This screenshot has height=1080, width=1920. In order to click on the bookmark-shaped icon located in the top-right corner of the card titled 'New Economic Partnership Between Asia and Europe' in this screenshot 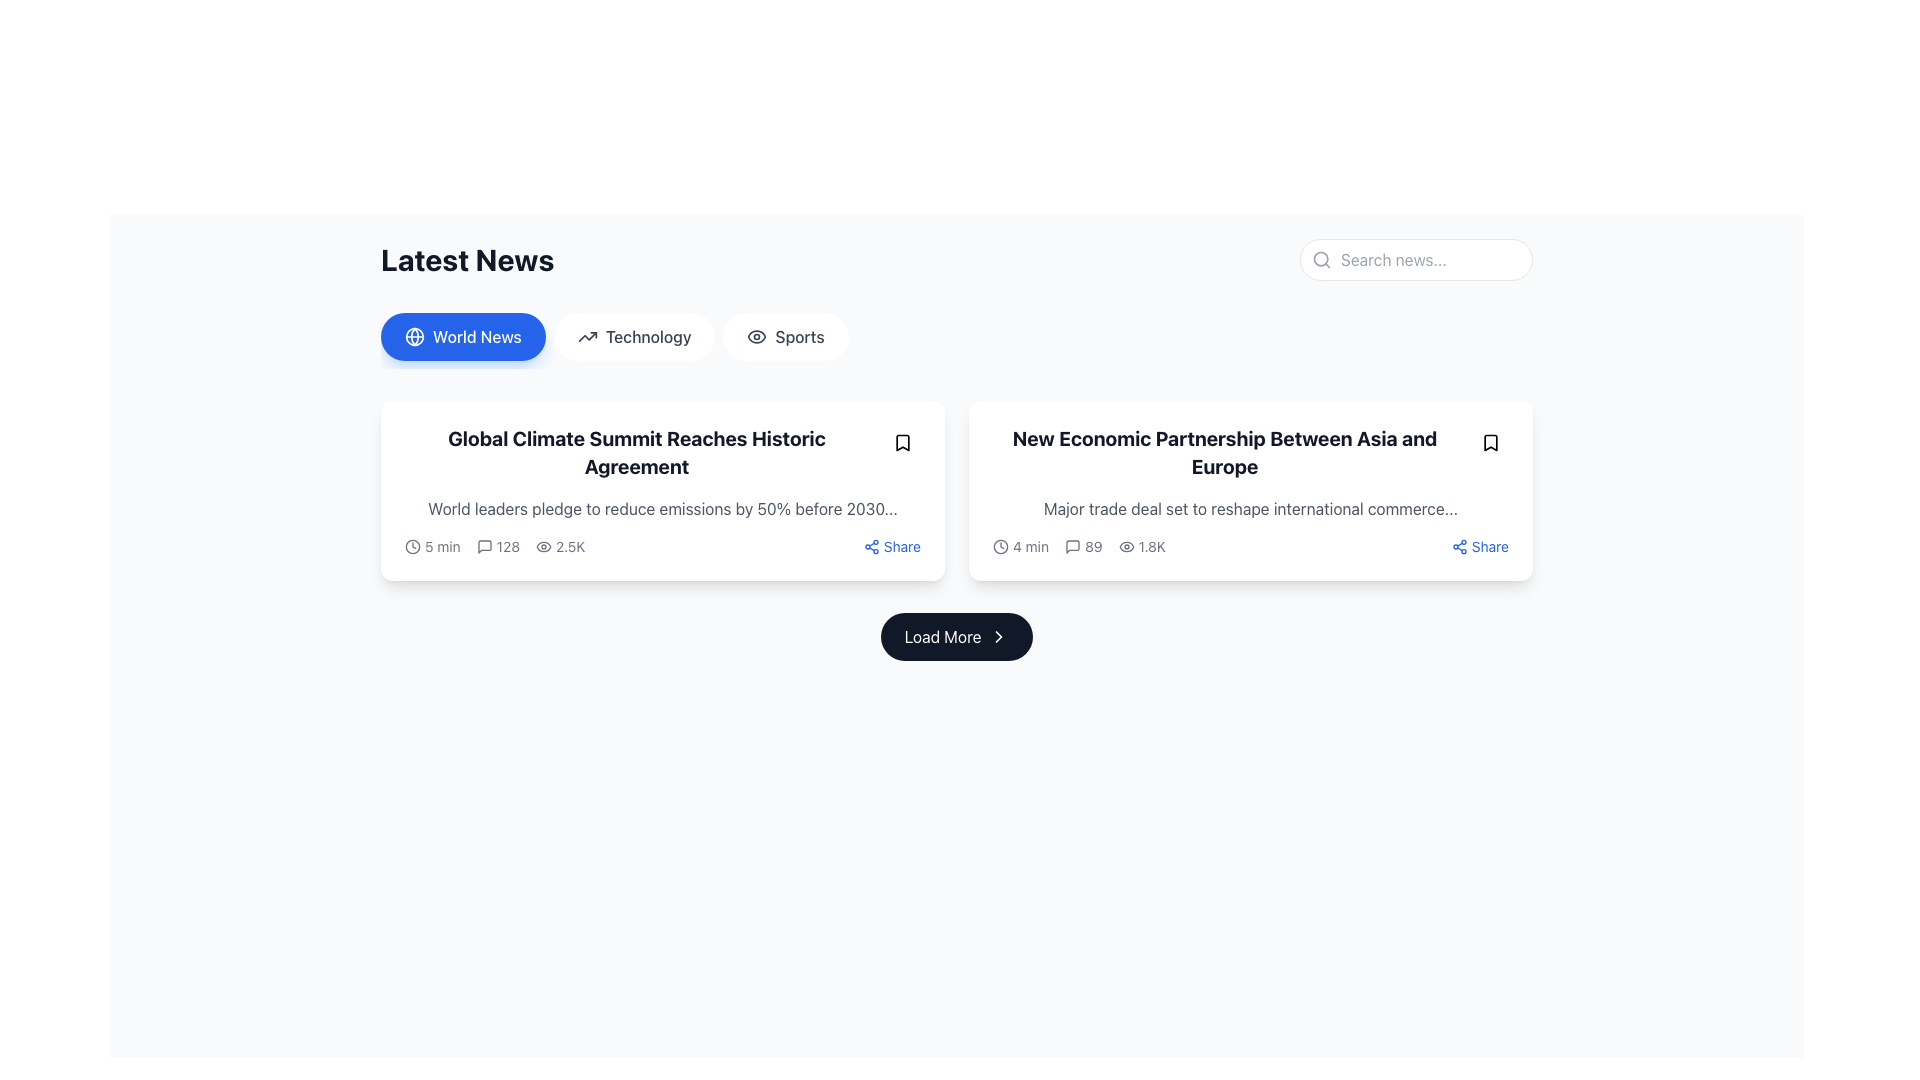, I will do `click(1491, 442)`.